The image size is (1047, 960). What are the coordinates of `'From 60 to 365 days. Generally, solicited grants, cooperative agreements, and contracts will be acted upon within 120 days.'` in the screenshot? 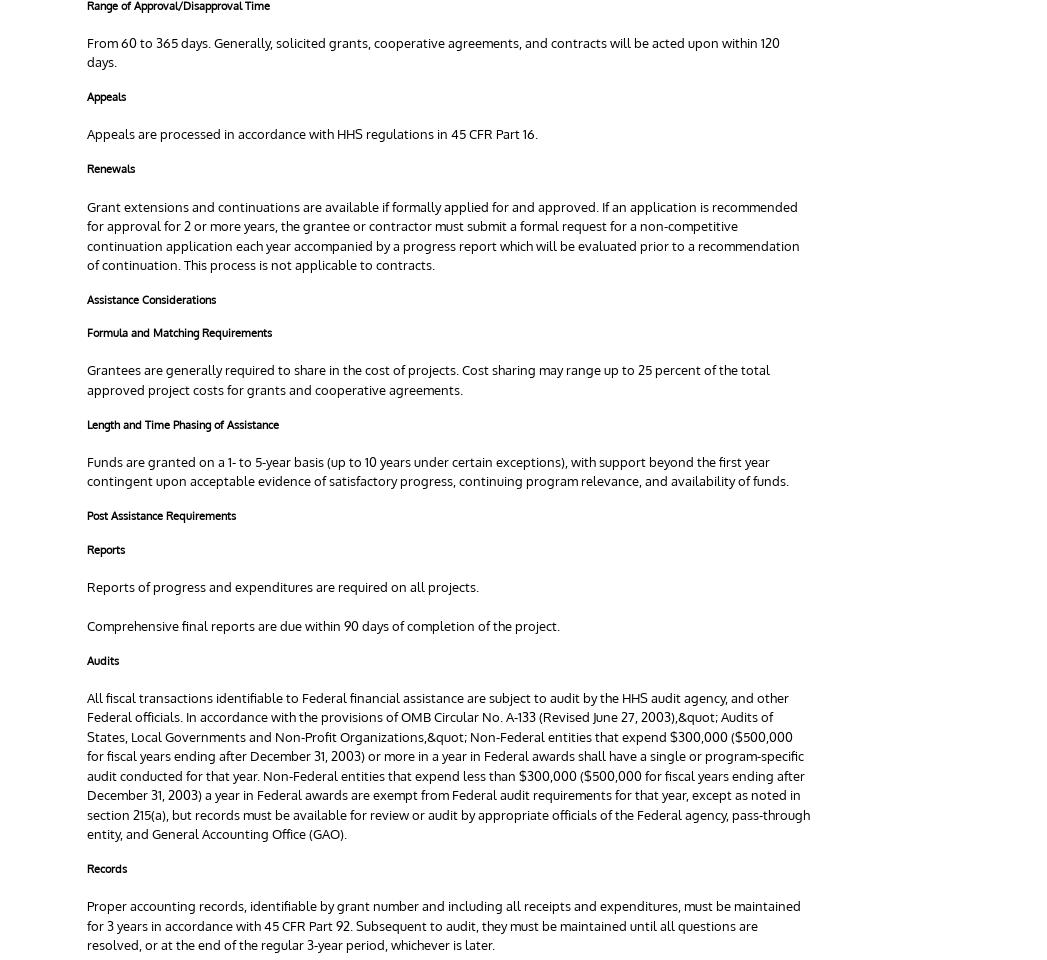 It's located at (433, 51).